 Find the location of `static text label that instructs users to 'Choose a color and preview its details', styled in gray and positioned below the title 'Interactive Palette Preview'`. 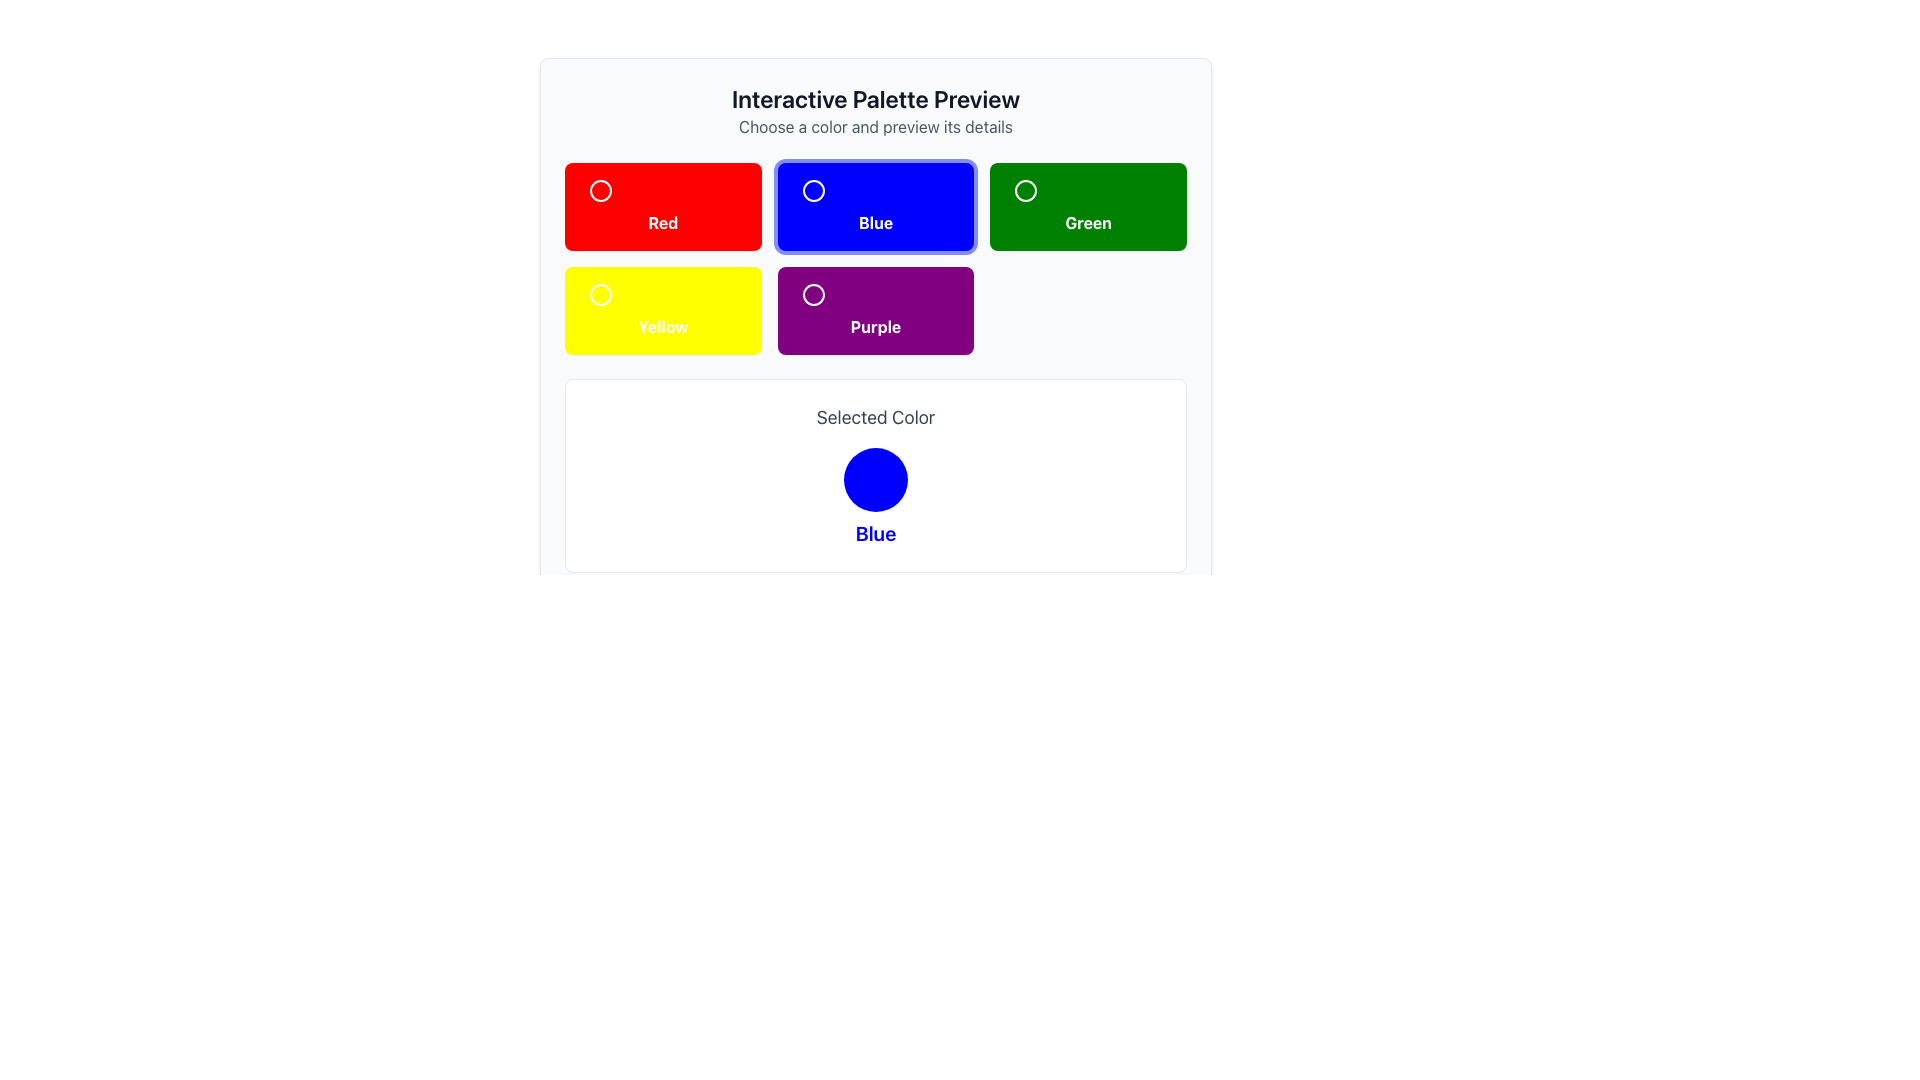

static text label that instructs users to 'Choose a color and preview its details', styled in gray and positioned below the title 'Interactive Palette Preview' is located at coordinates (875, 127).